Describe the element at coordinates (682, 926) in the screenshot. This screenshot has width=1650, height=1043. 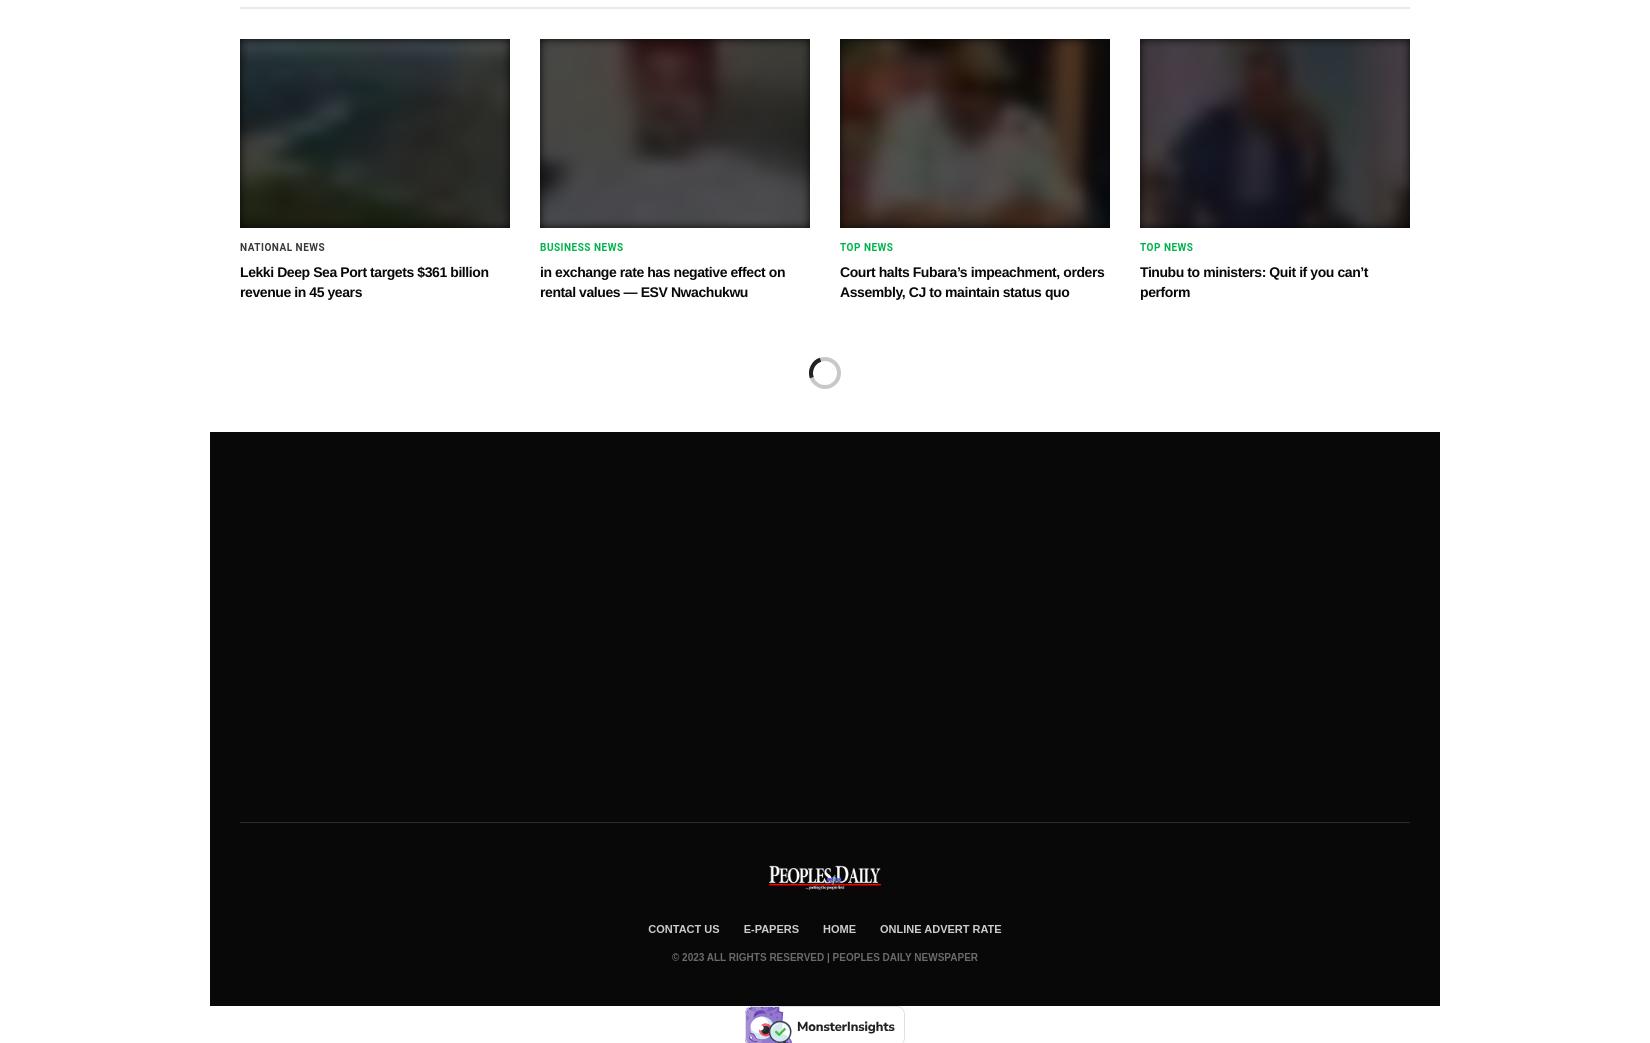
I see `'Contact Us'` at that location.